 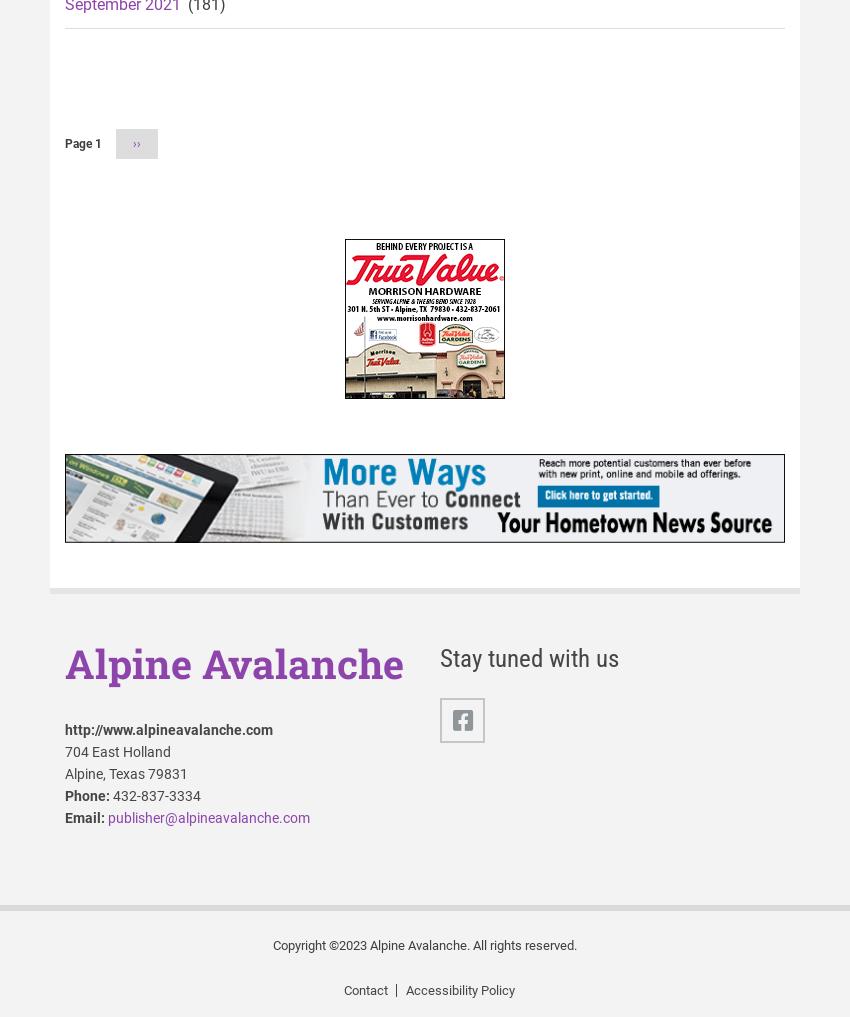 I want to click on 'Page 1', so click(x=83, y=143).